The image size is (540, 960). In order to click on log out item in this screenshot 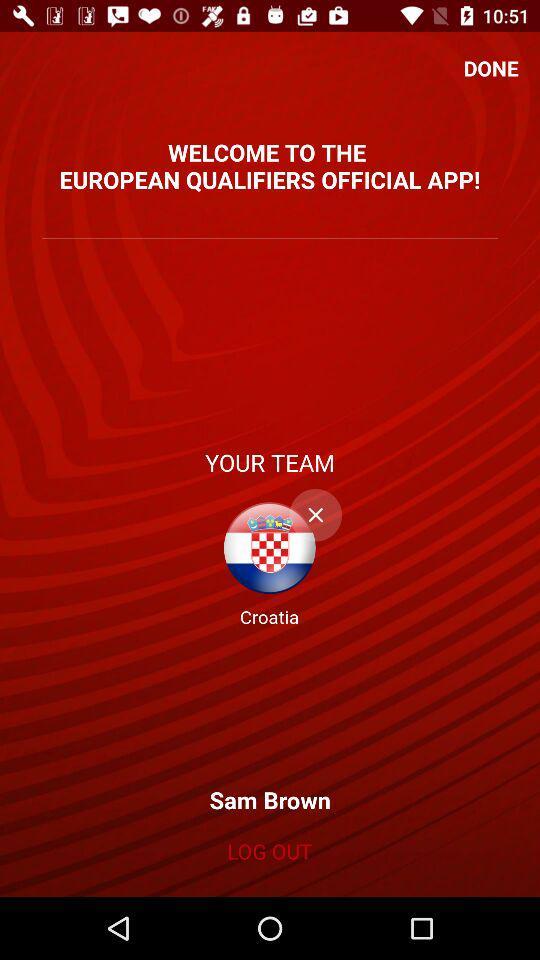, I will do `click(269, 850)`.